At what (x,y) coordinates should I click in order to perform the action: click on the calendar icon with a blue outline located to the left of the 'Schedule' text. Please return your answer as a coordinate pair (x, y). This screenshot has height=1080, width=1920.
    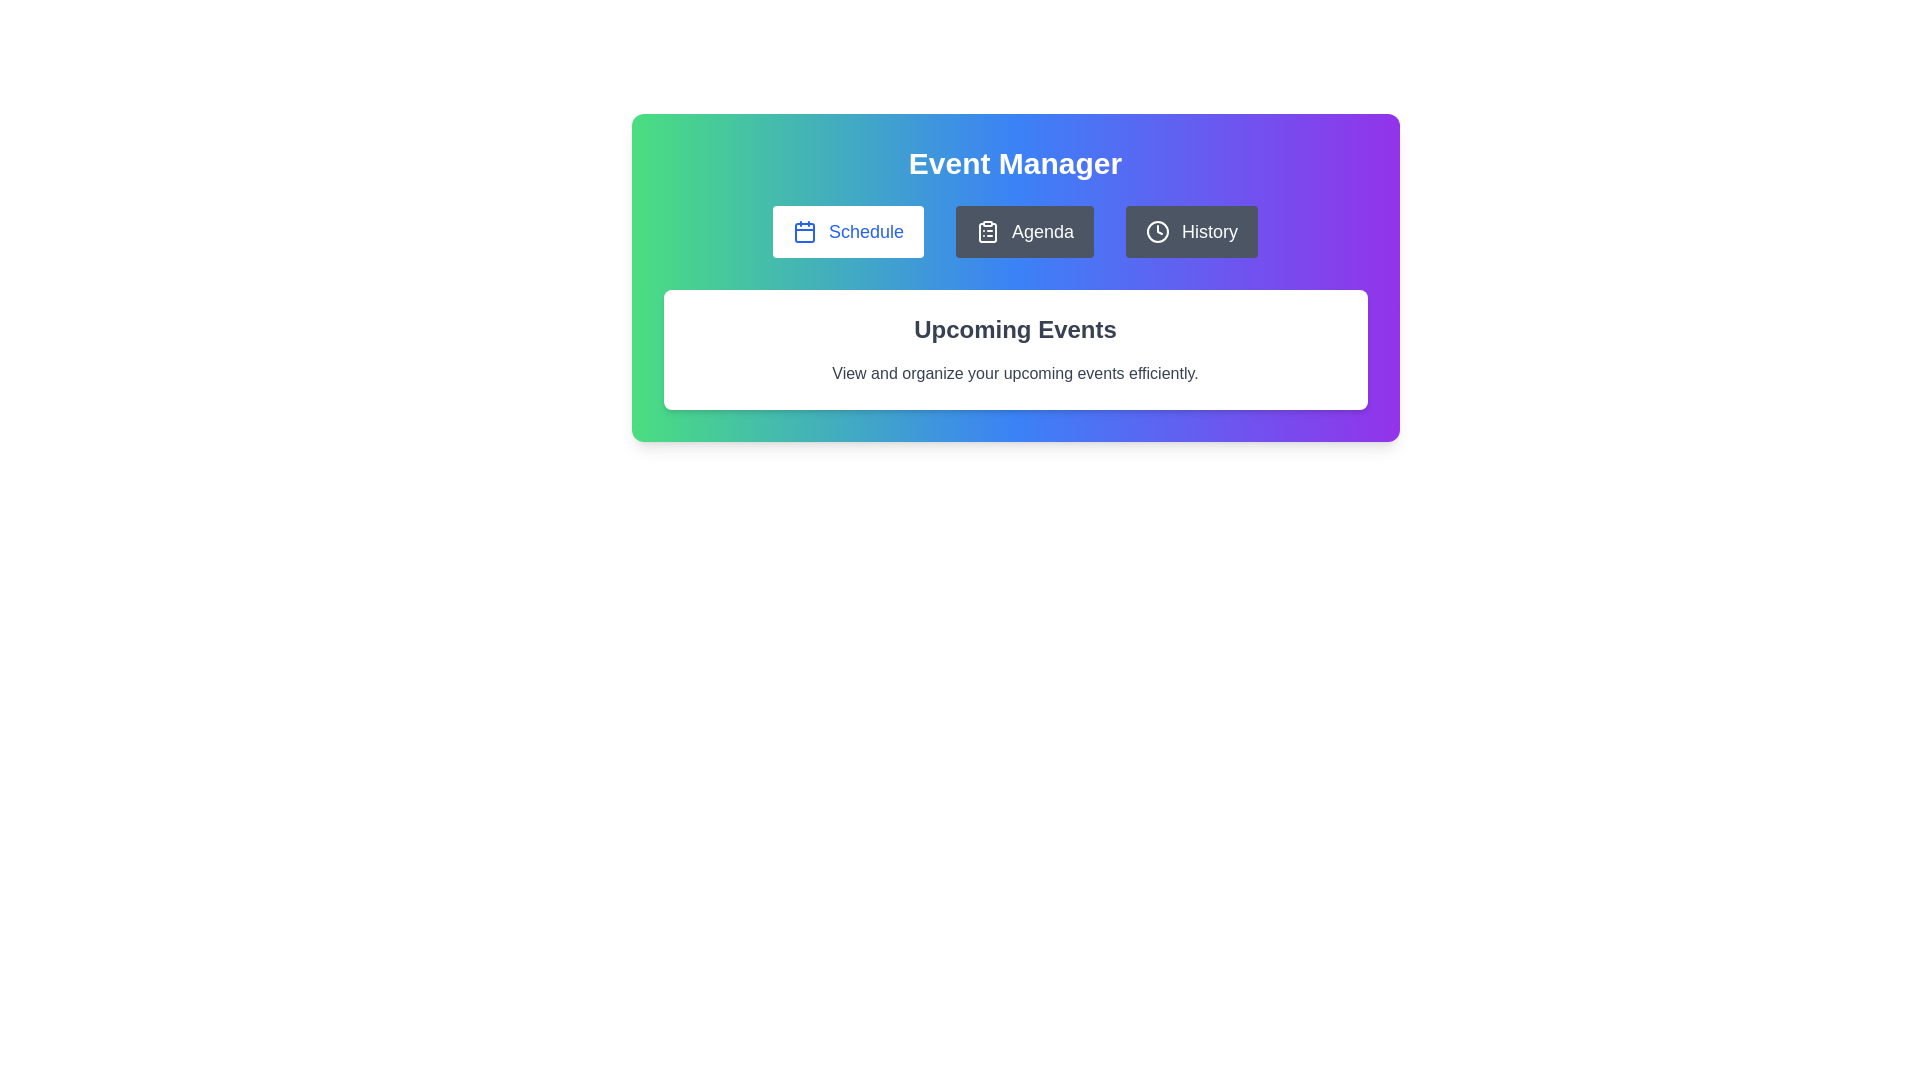
    Looking at the image, I should click on (804, 230).